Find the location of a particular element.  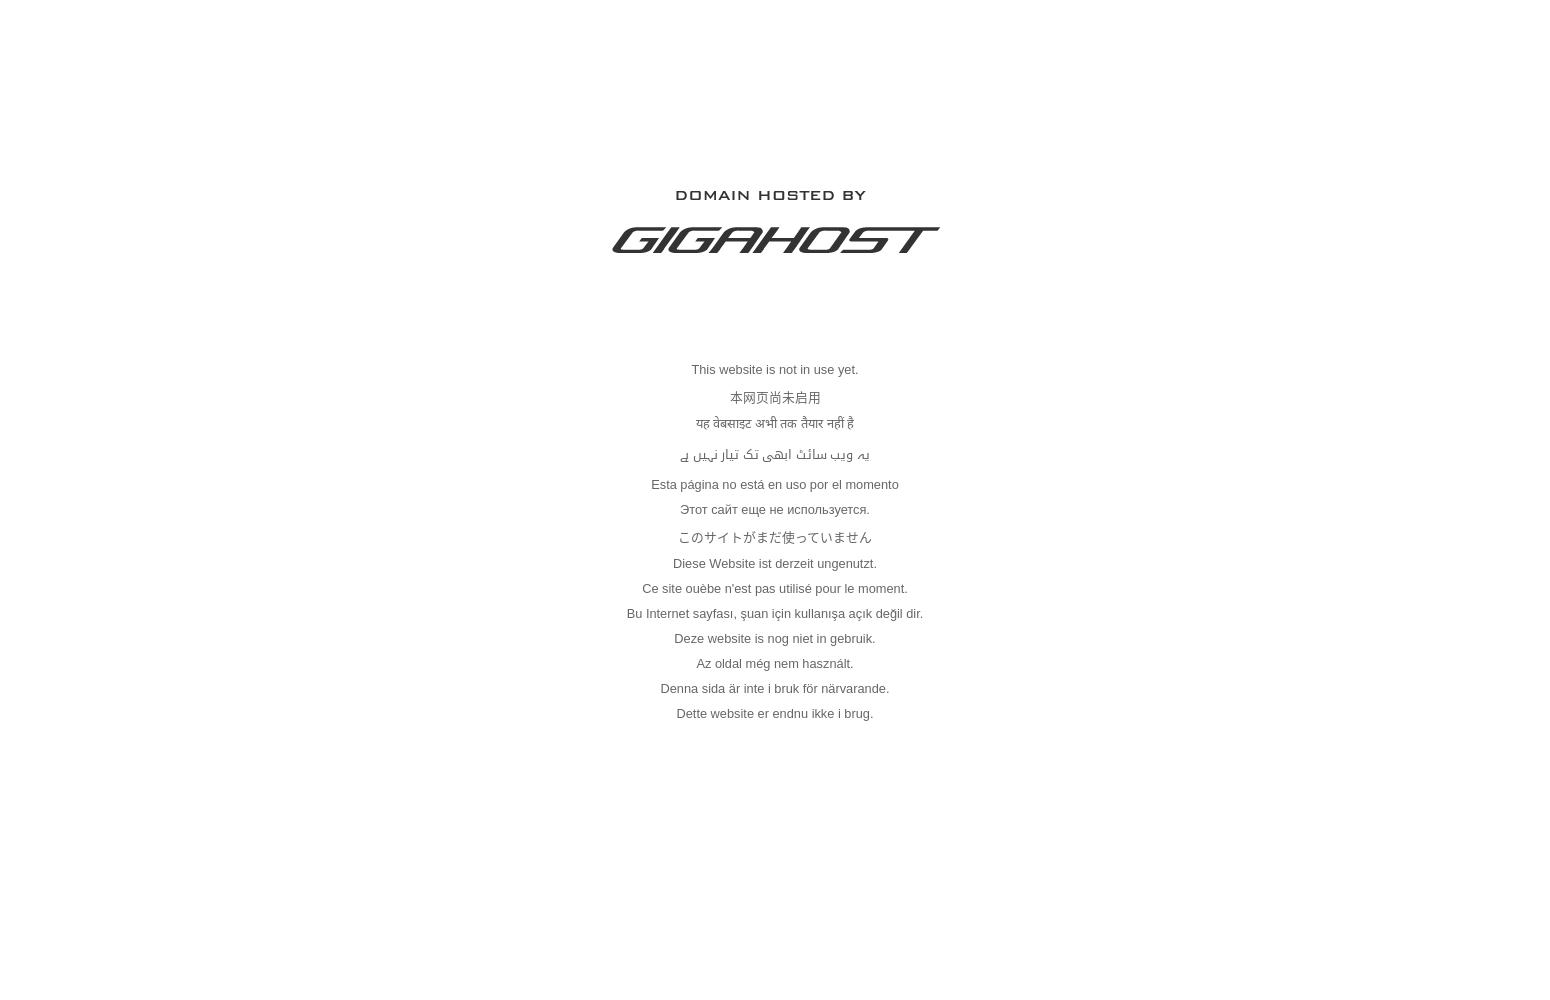

'Этот сайт еще не используется.' is located at coordinates (774, 509).